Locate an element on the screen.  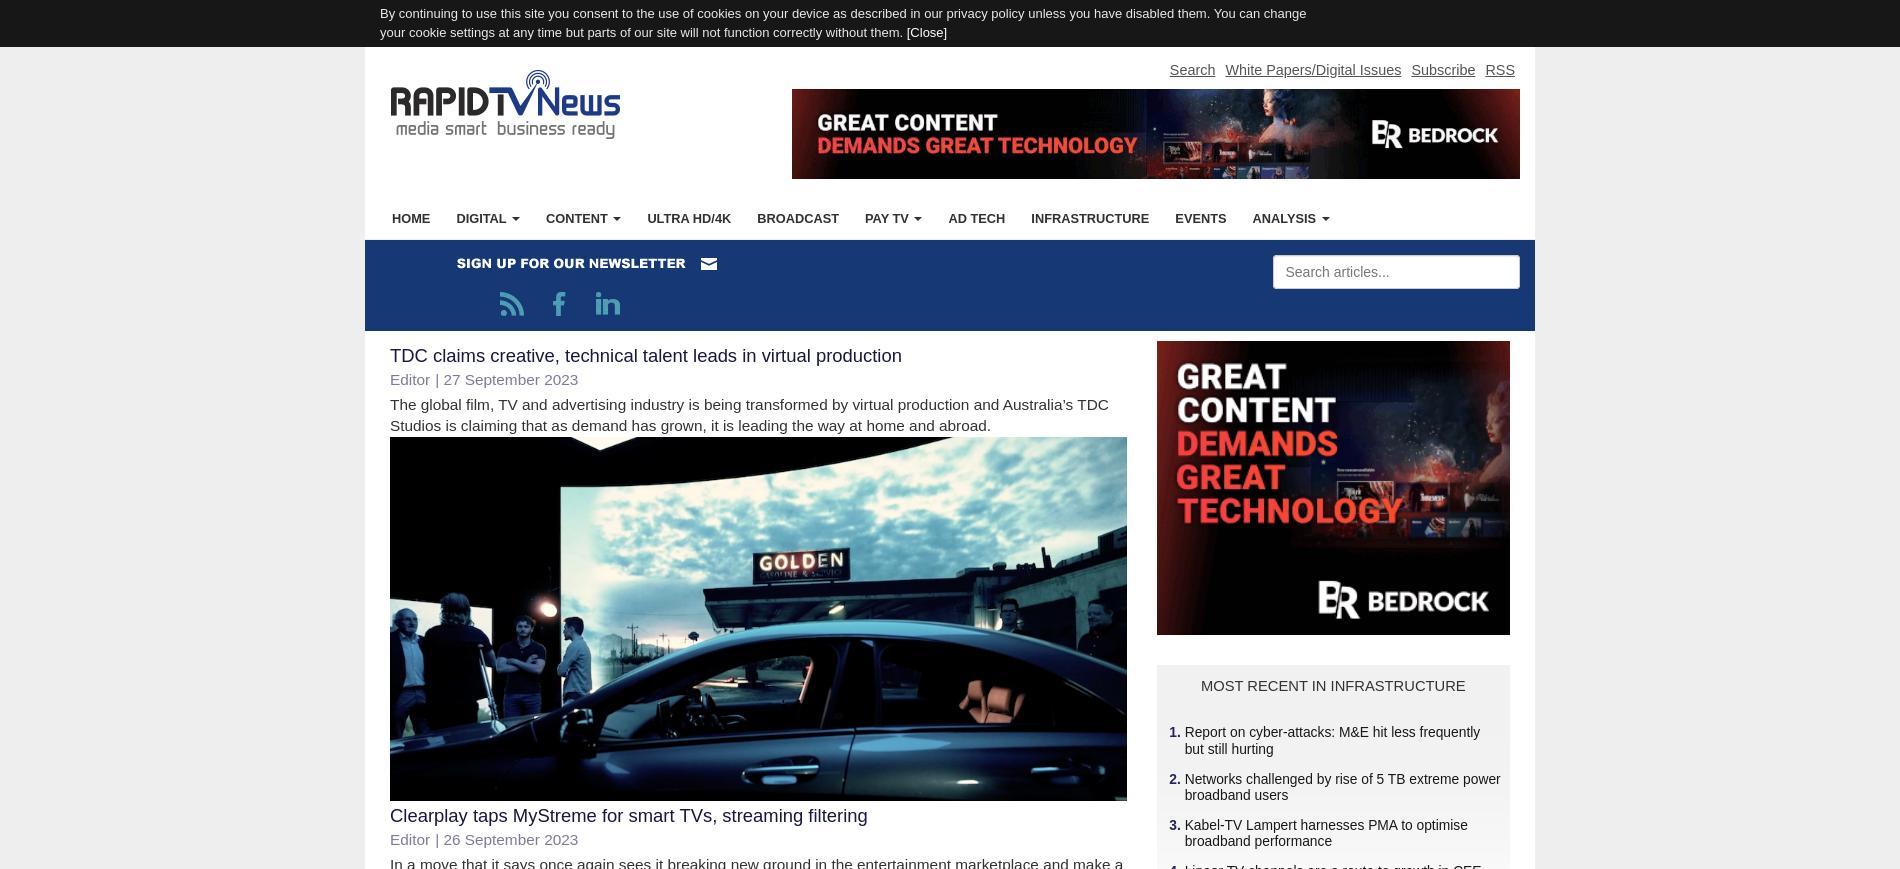
'[Close]' is located at coordinates (925, 30).